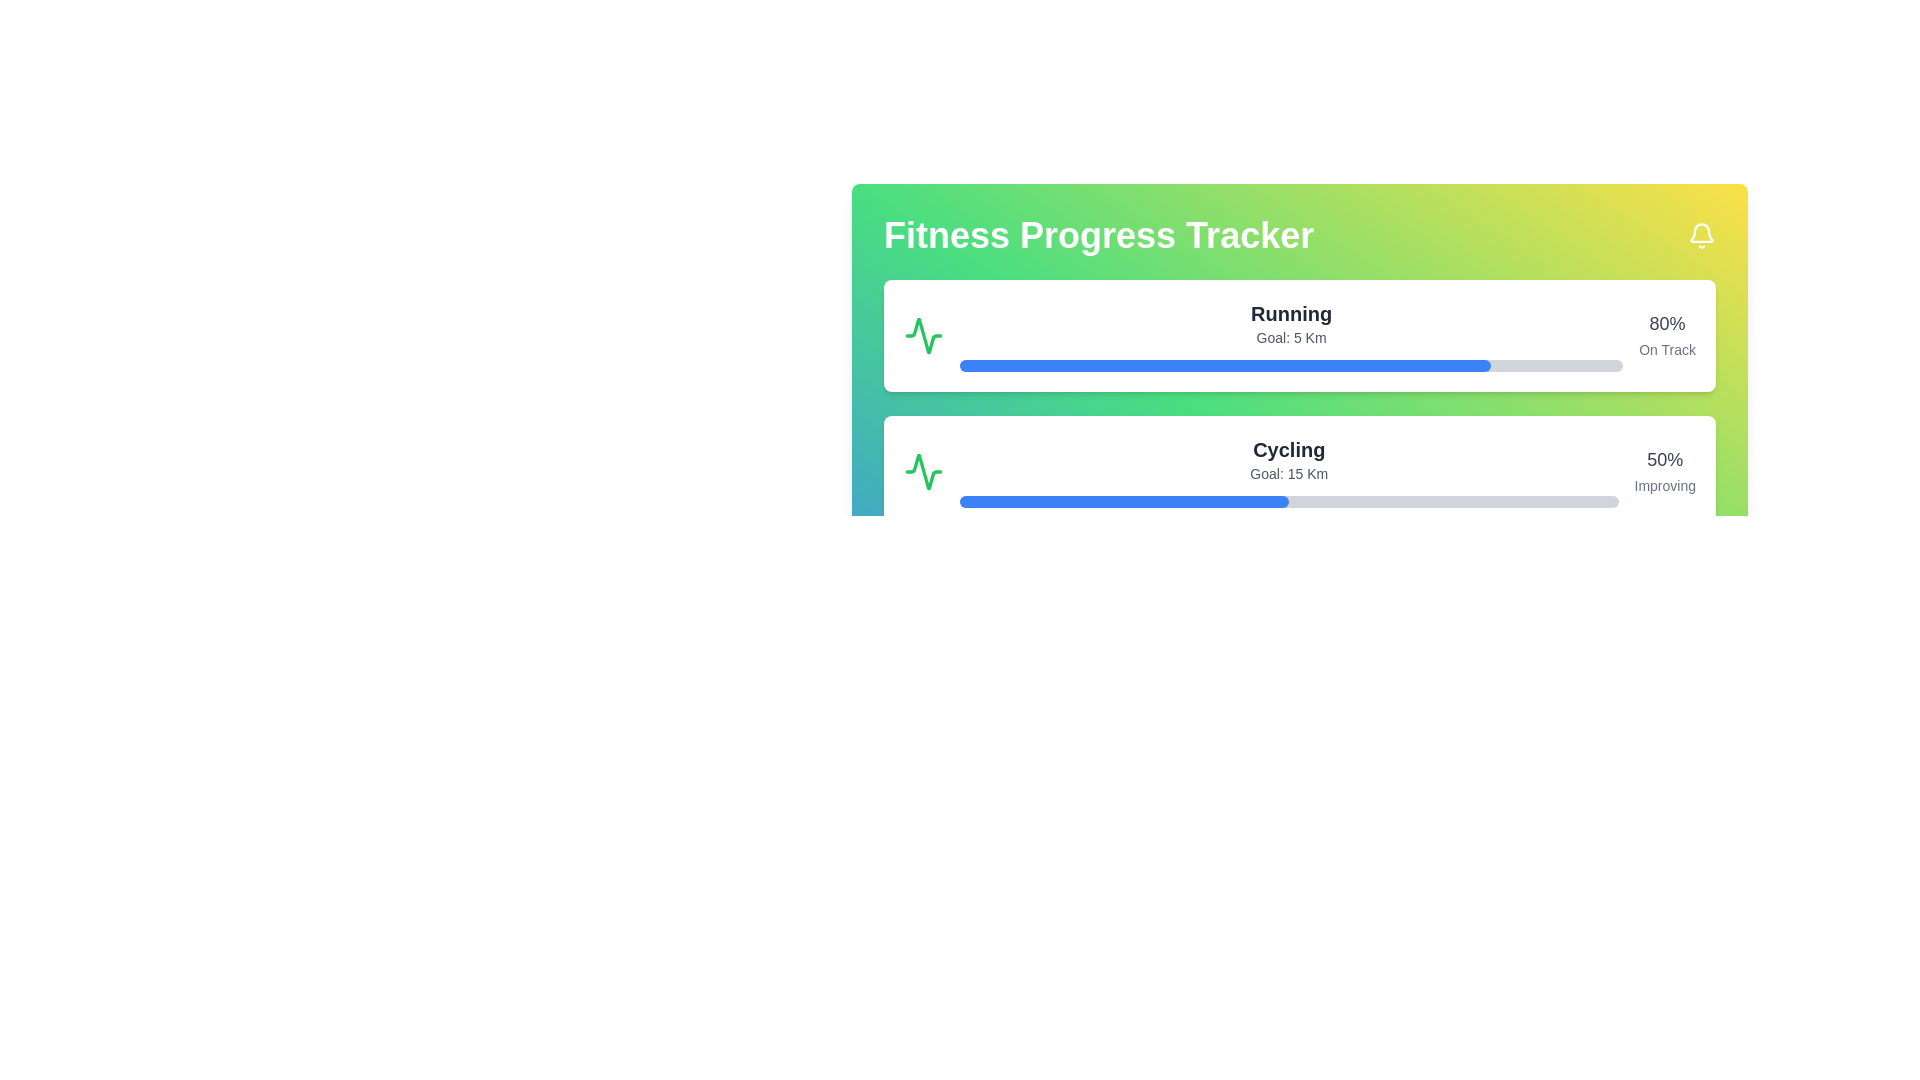 This screenshot has width=1920, height=1080. What do you see at coordinates (1291, 334) in the screenshot?
I see `the text display element that shows the user's running goal in kilometers, located in the upper section of the first card to the right of the green activity icon and above the blue progress bar` at bounding box center [1291, 334].